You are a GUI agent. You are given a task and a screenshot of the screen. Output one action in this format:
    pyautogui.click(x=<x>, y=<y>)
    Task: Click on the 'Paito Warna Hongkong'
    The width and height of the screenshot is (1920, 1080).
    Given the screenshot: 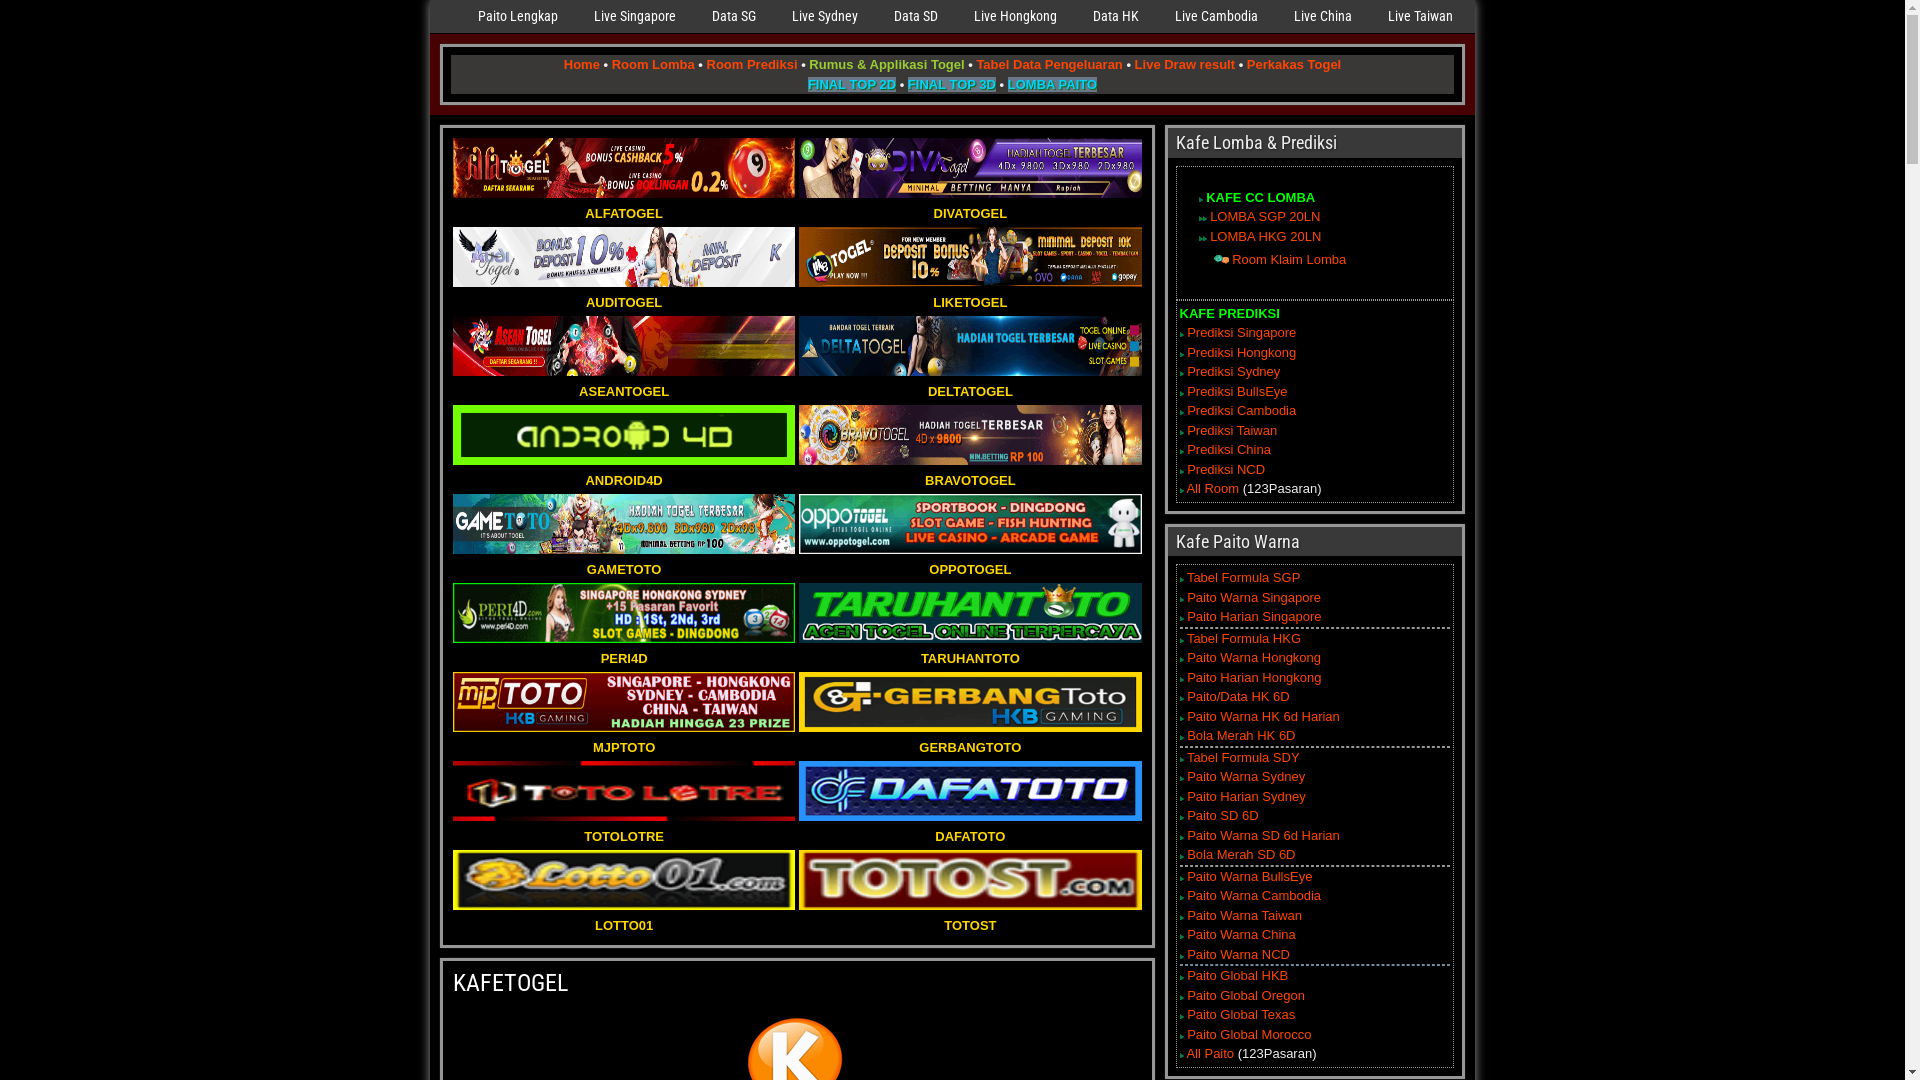 What is the action you would take?
    pyautogui.click(x=1252, y=657)
    